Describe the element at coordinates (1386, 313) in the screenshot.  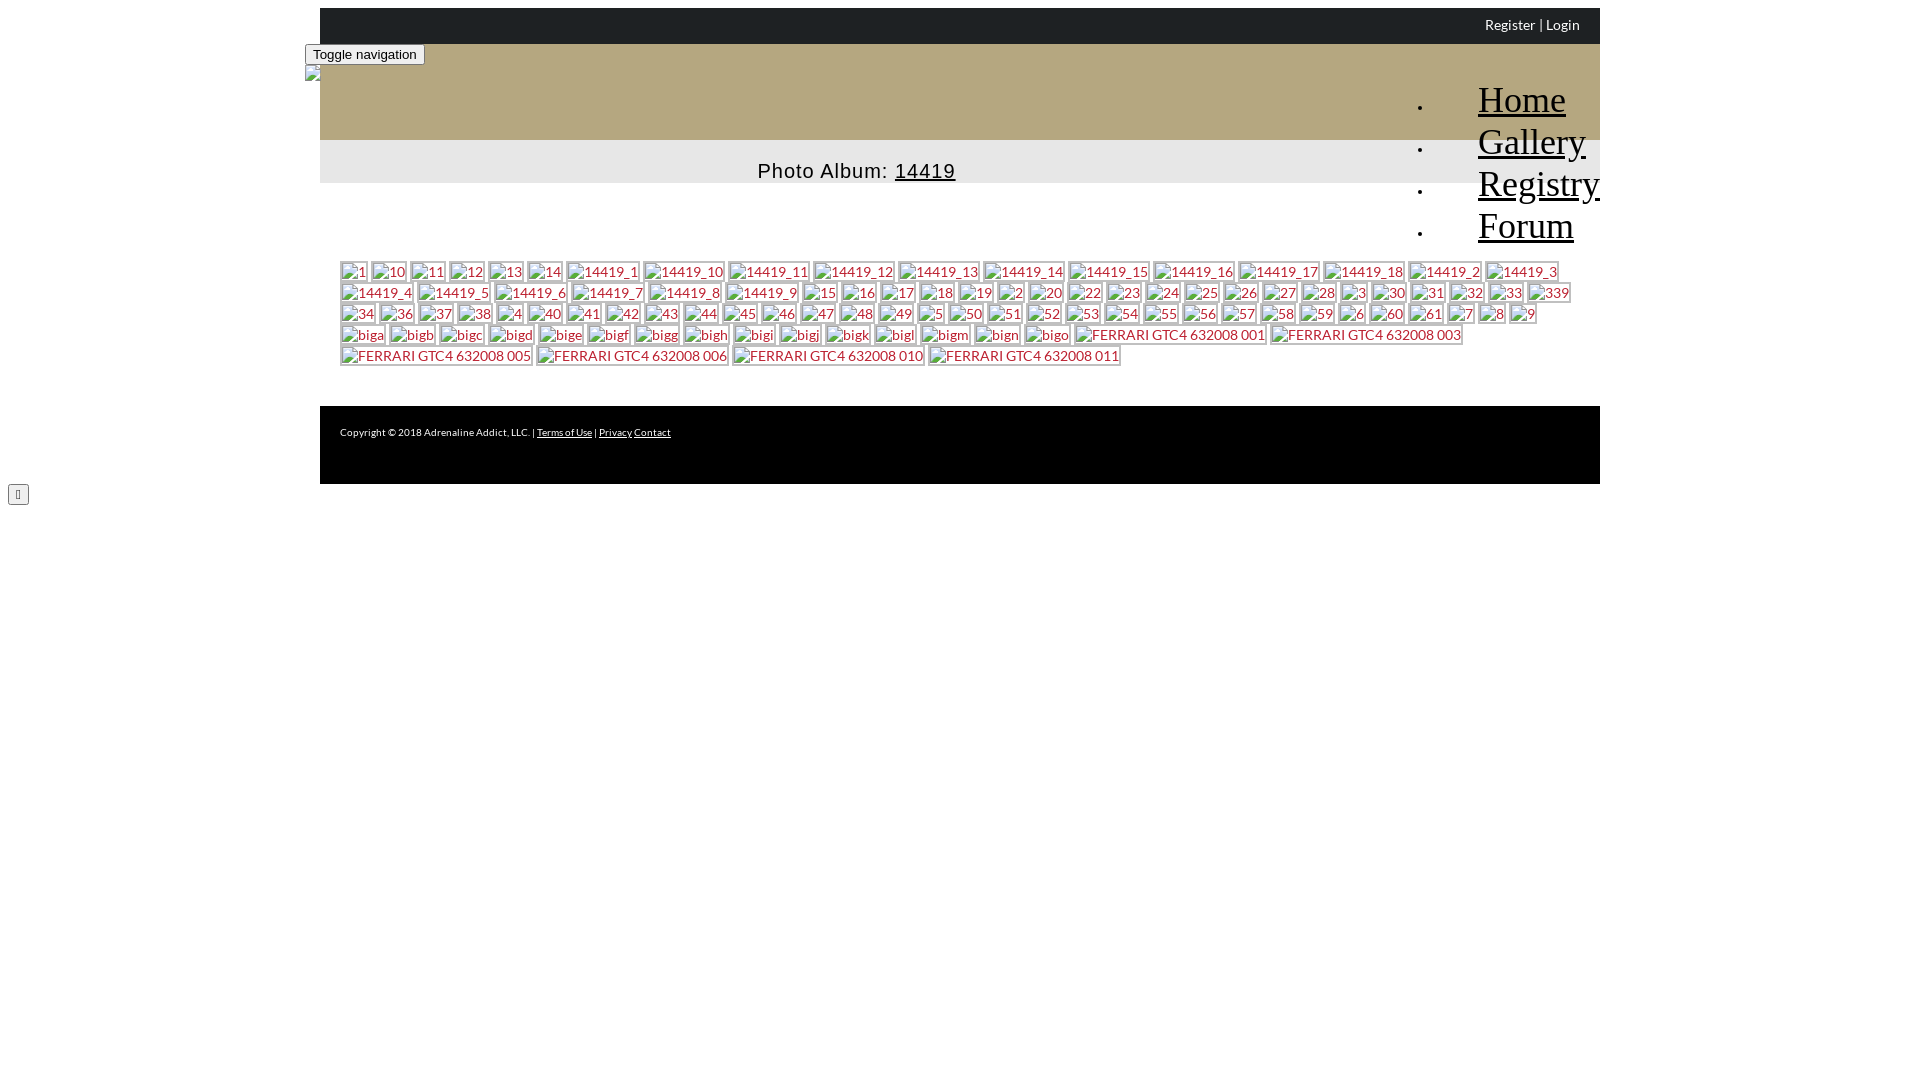
I see `'60 (click to enlarge)'` at that location.